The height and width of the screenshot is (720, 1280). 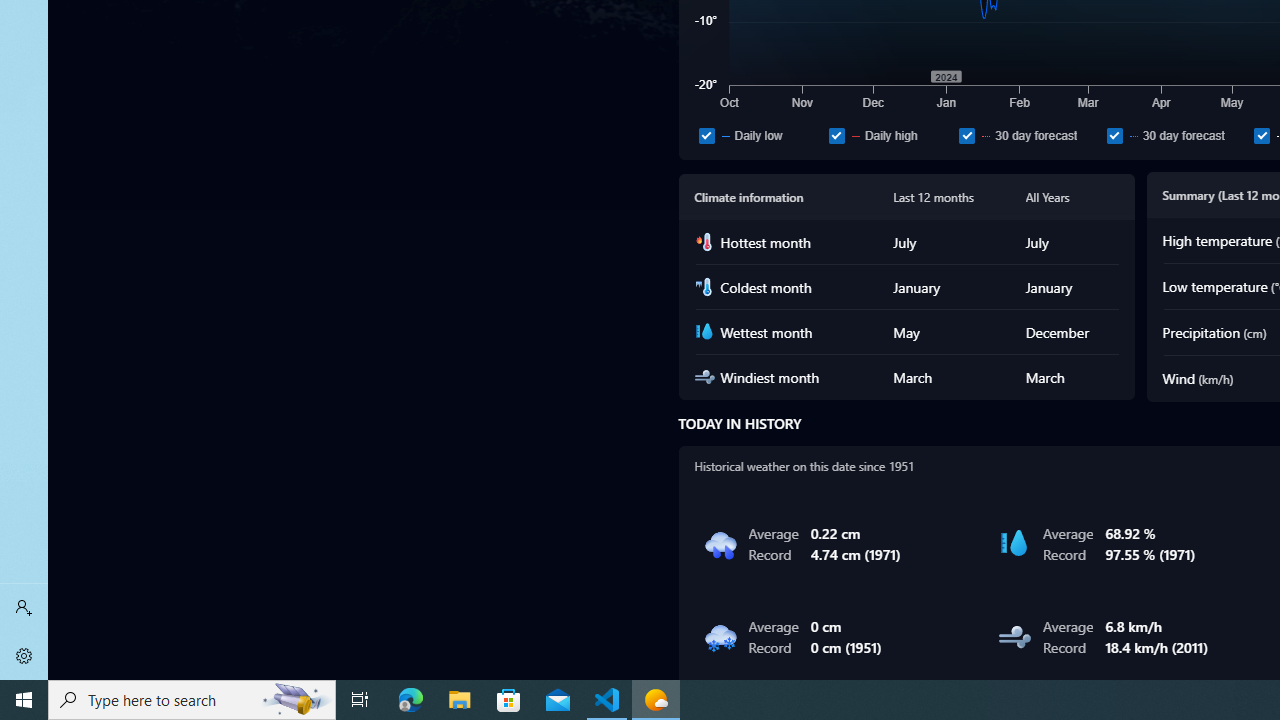 I want to click on 'Start', so click(x=24, y=698).